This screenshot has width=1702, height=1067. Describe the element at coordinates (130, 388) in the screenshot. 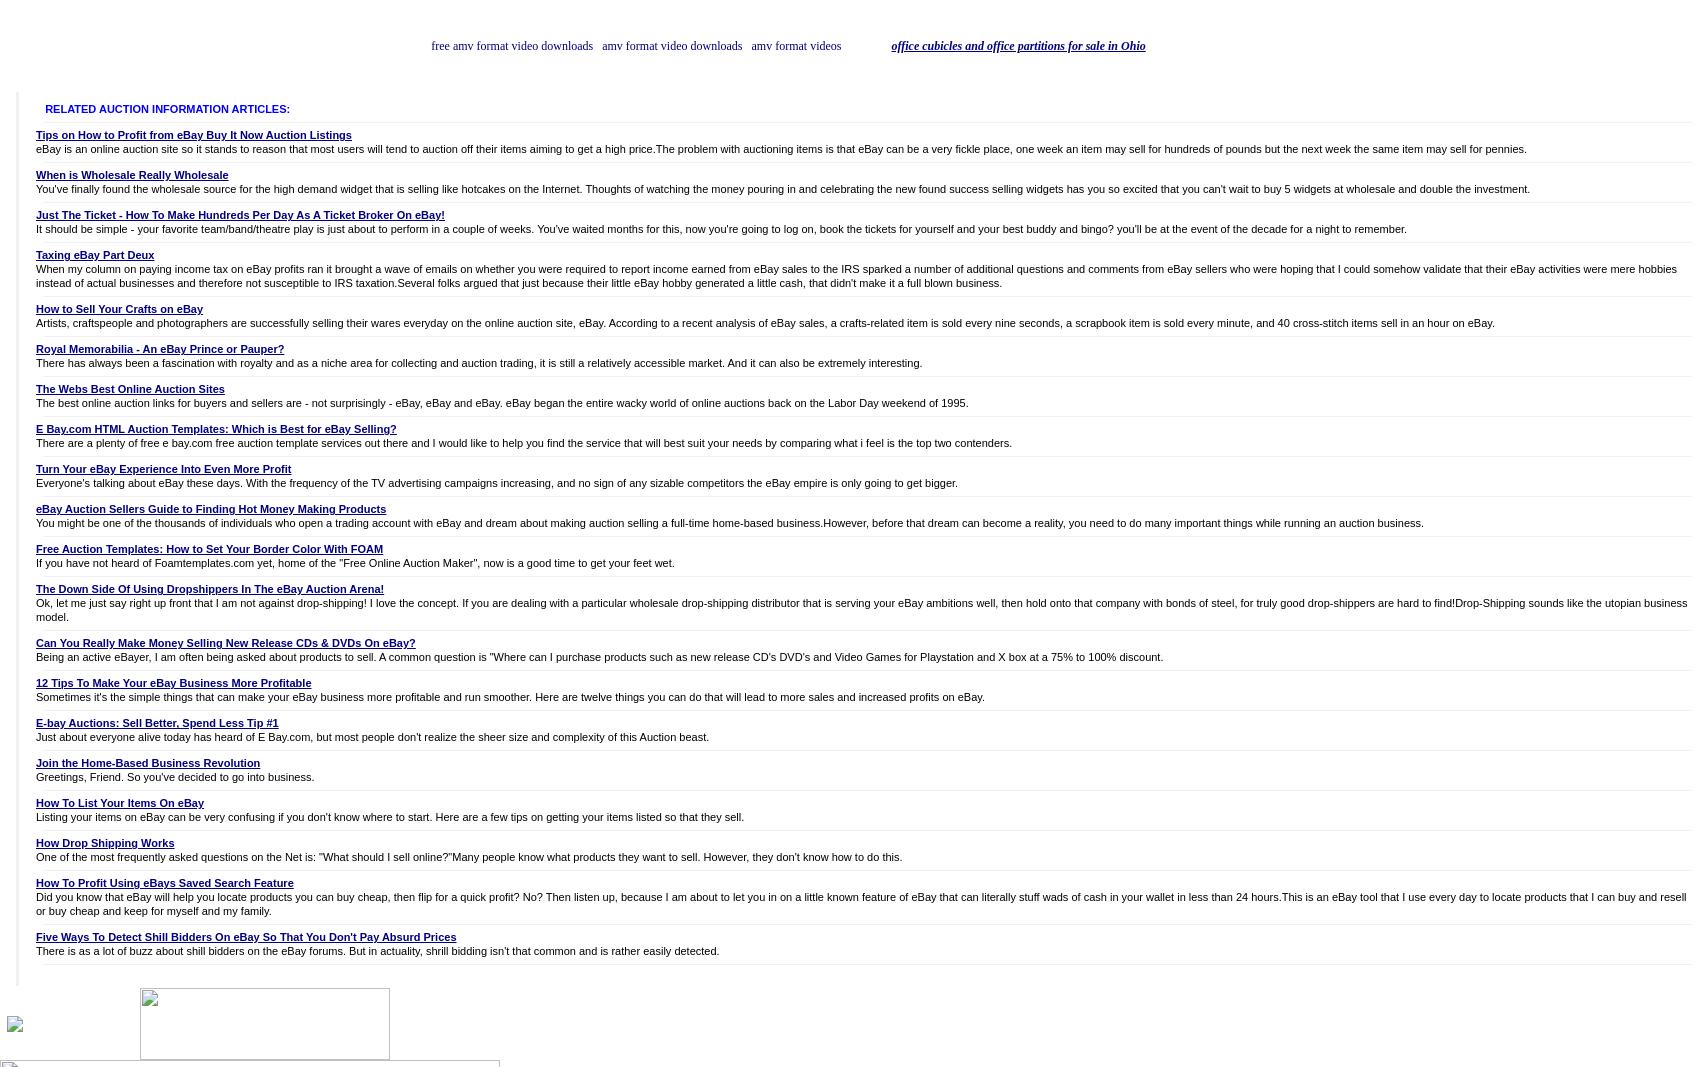

I see `'The Webs Best Online
        Auction Sites'` at that location.